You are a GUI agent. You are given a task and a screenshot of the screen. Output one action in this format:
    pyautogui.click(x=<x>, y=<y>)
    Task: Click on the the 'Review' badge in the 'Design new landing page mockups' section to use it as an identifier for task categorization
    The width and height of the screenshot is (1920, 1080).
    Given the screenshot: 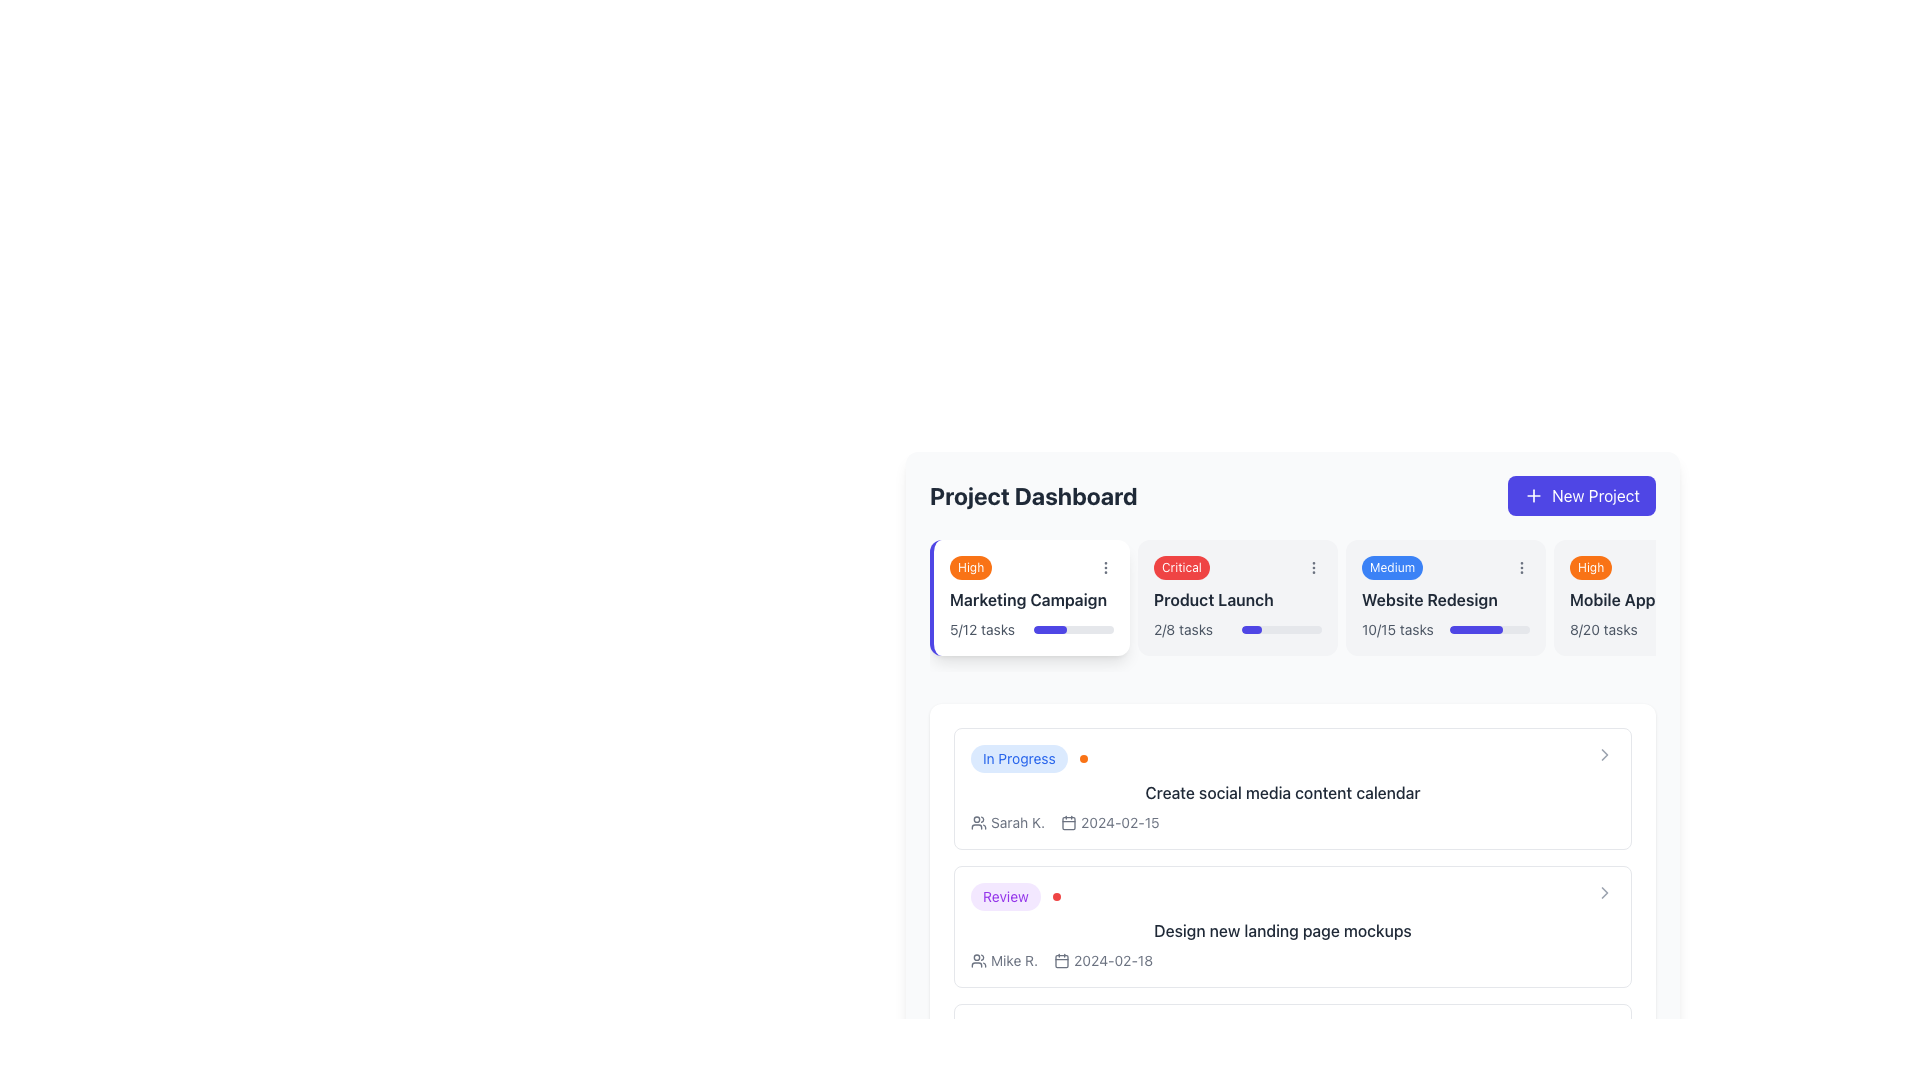 What is the action you would take?
    pyautogui.click(x=1005, y=896)
    